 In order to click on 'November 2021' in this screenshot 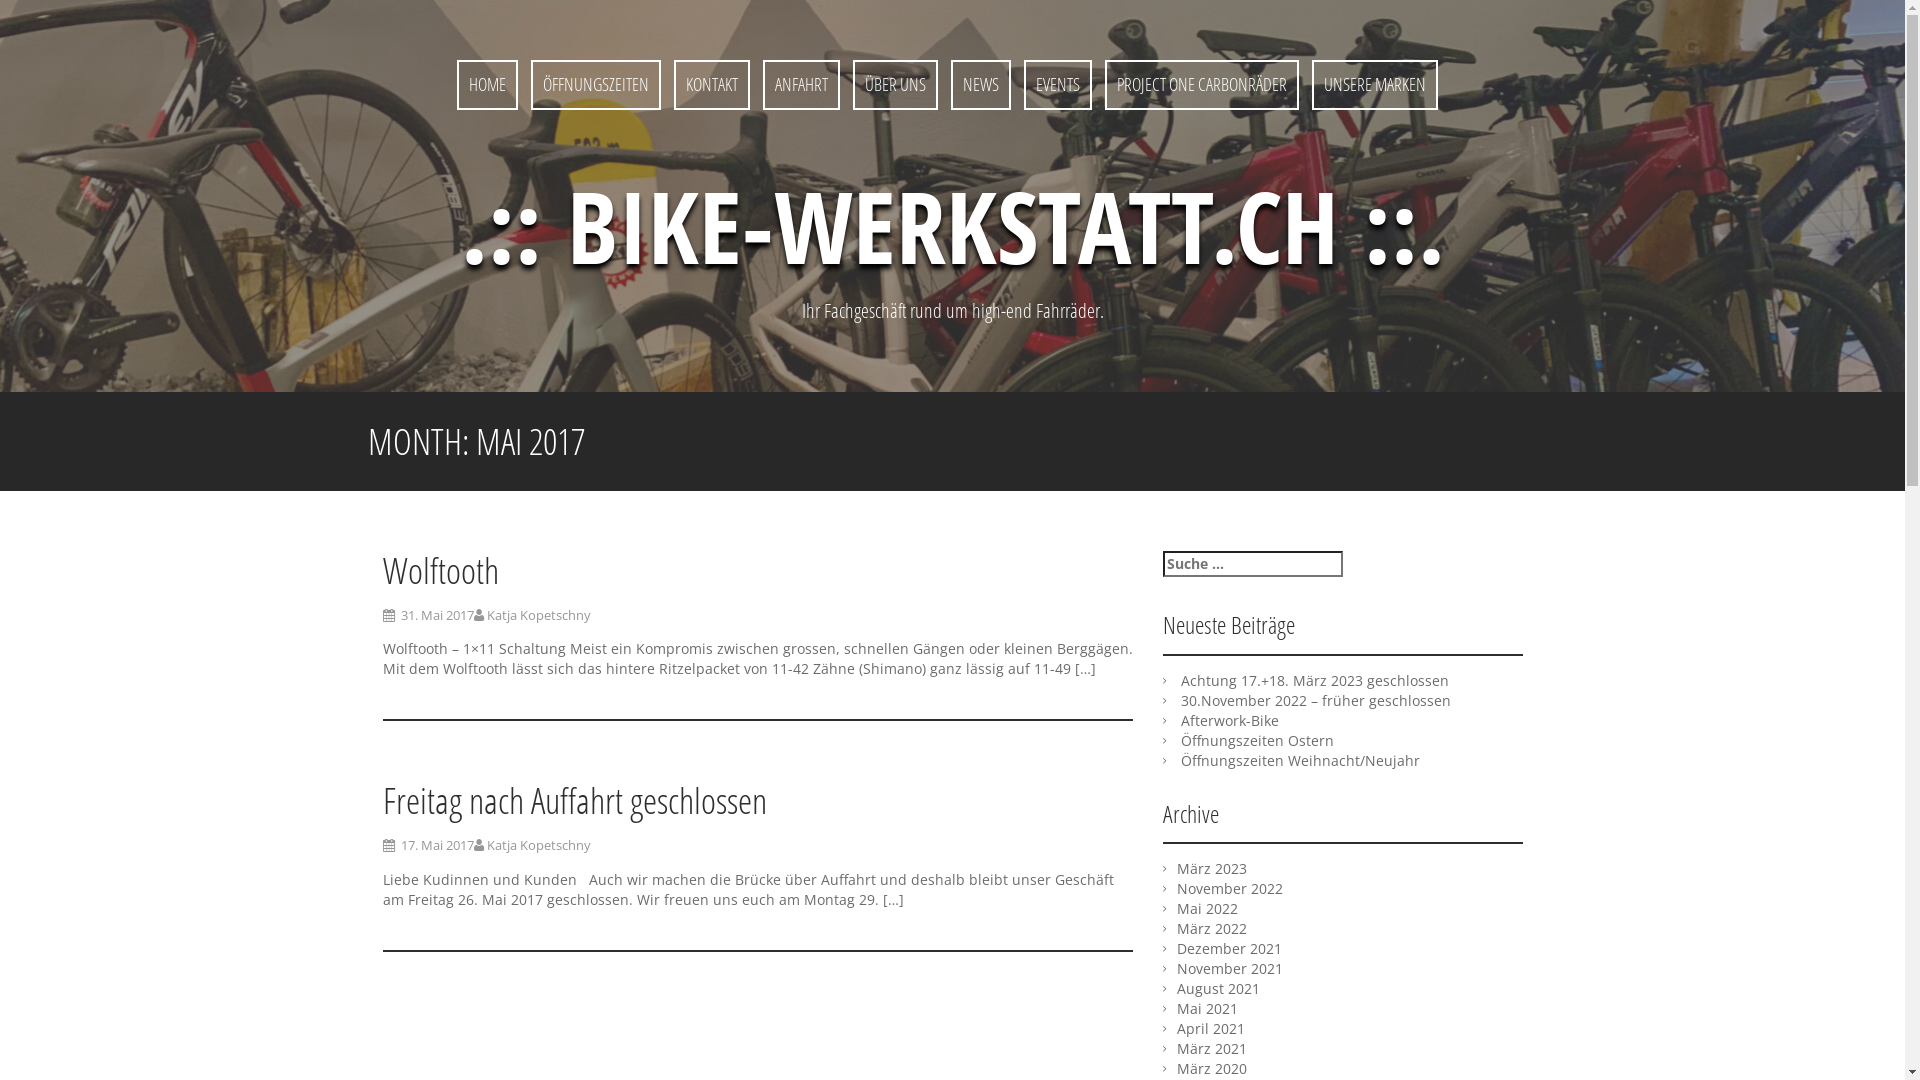, I will do `click(1227, 967)`.